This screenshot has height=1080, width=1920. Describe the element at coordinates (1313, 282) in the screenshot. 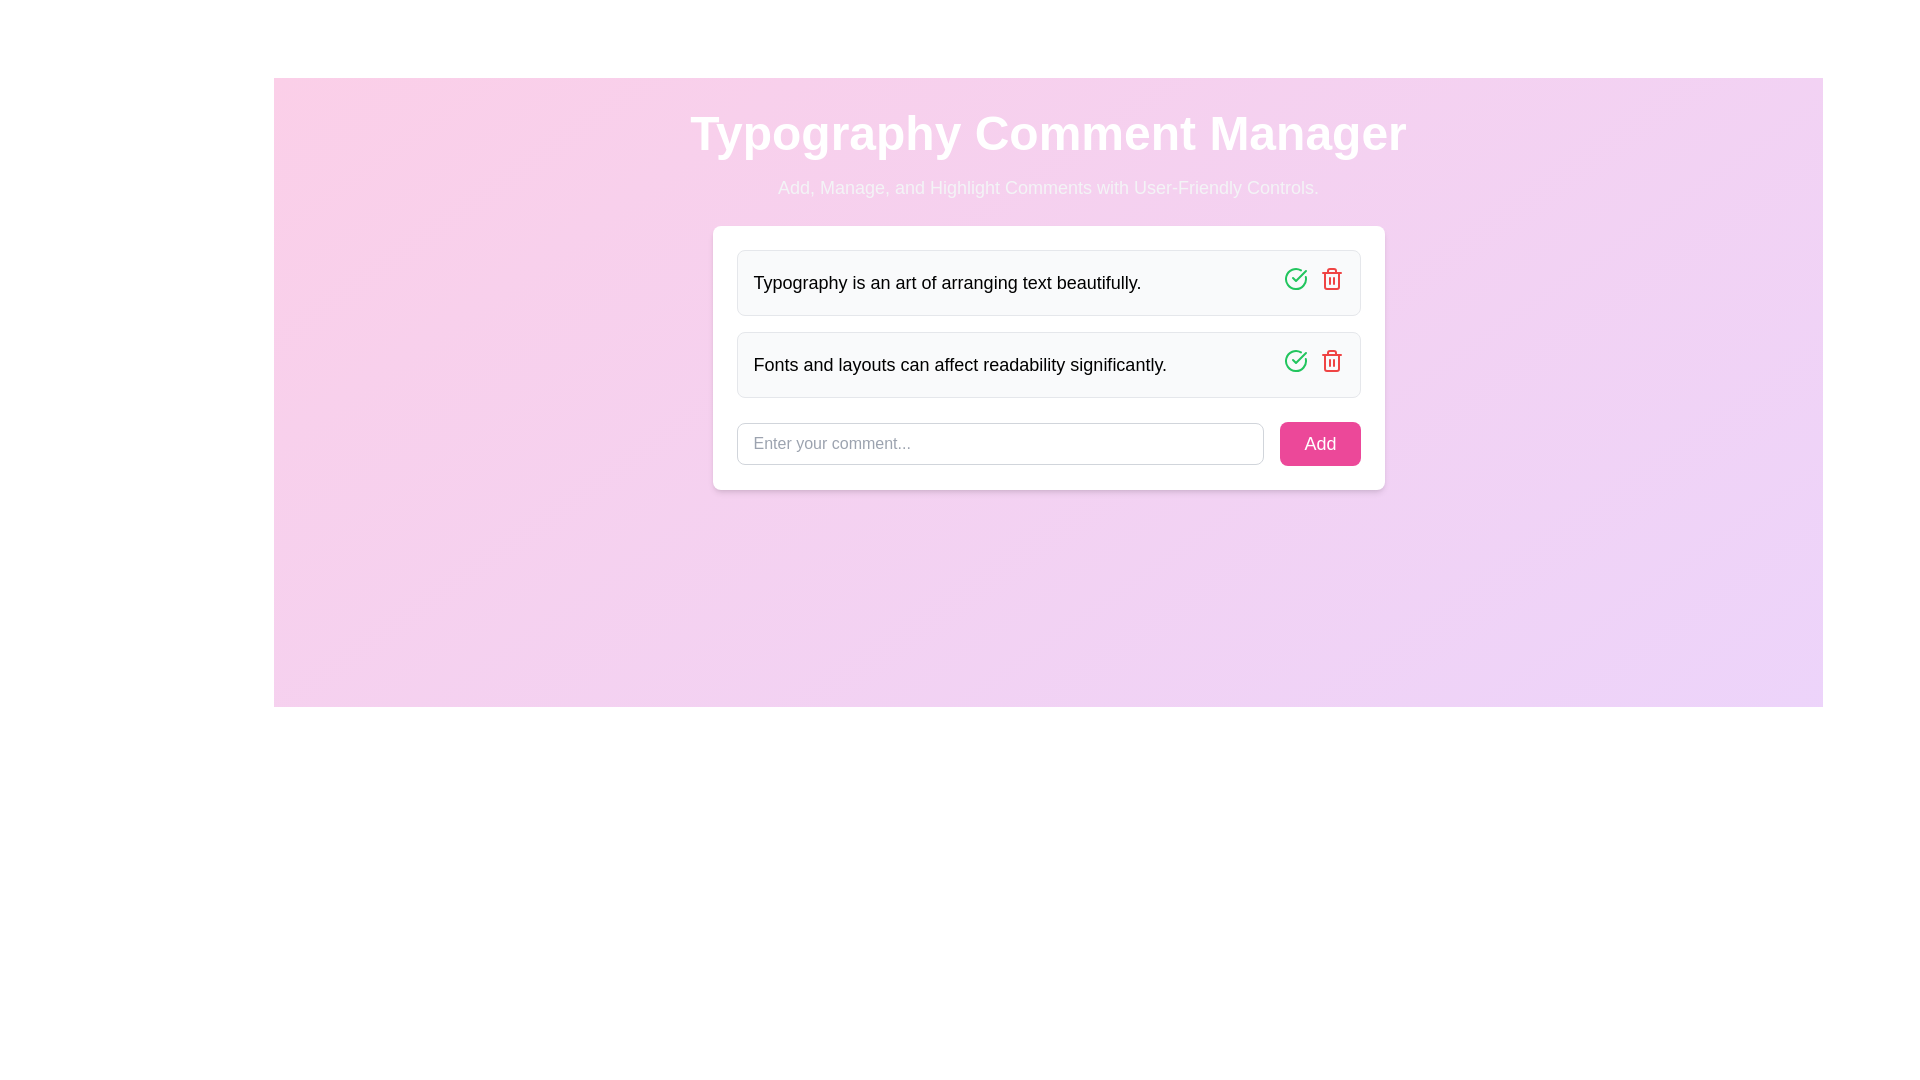

I see `the Action button group located in the first comment panel with the text 'Typography is an art of arranging text beautifully.' This group allows users to approve or delete comments` at that location.